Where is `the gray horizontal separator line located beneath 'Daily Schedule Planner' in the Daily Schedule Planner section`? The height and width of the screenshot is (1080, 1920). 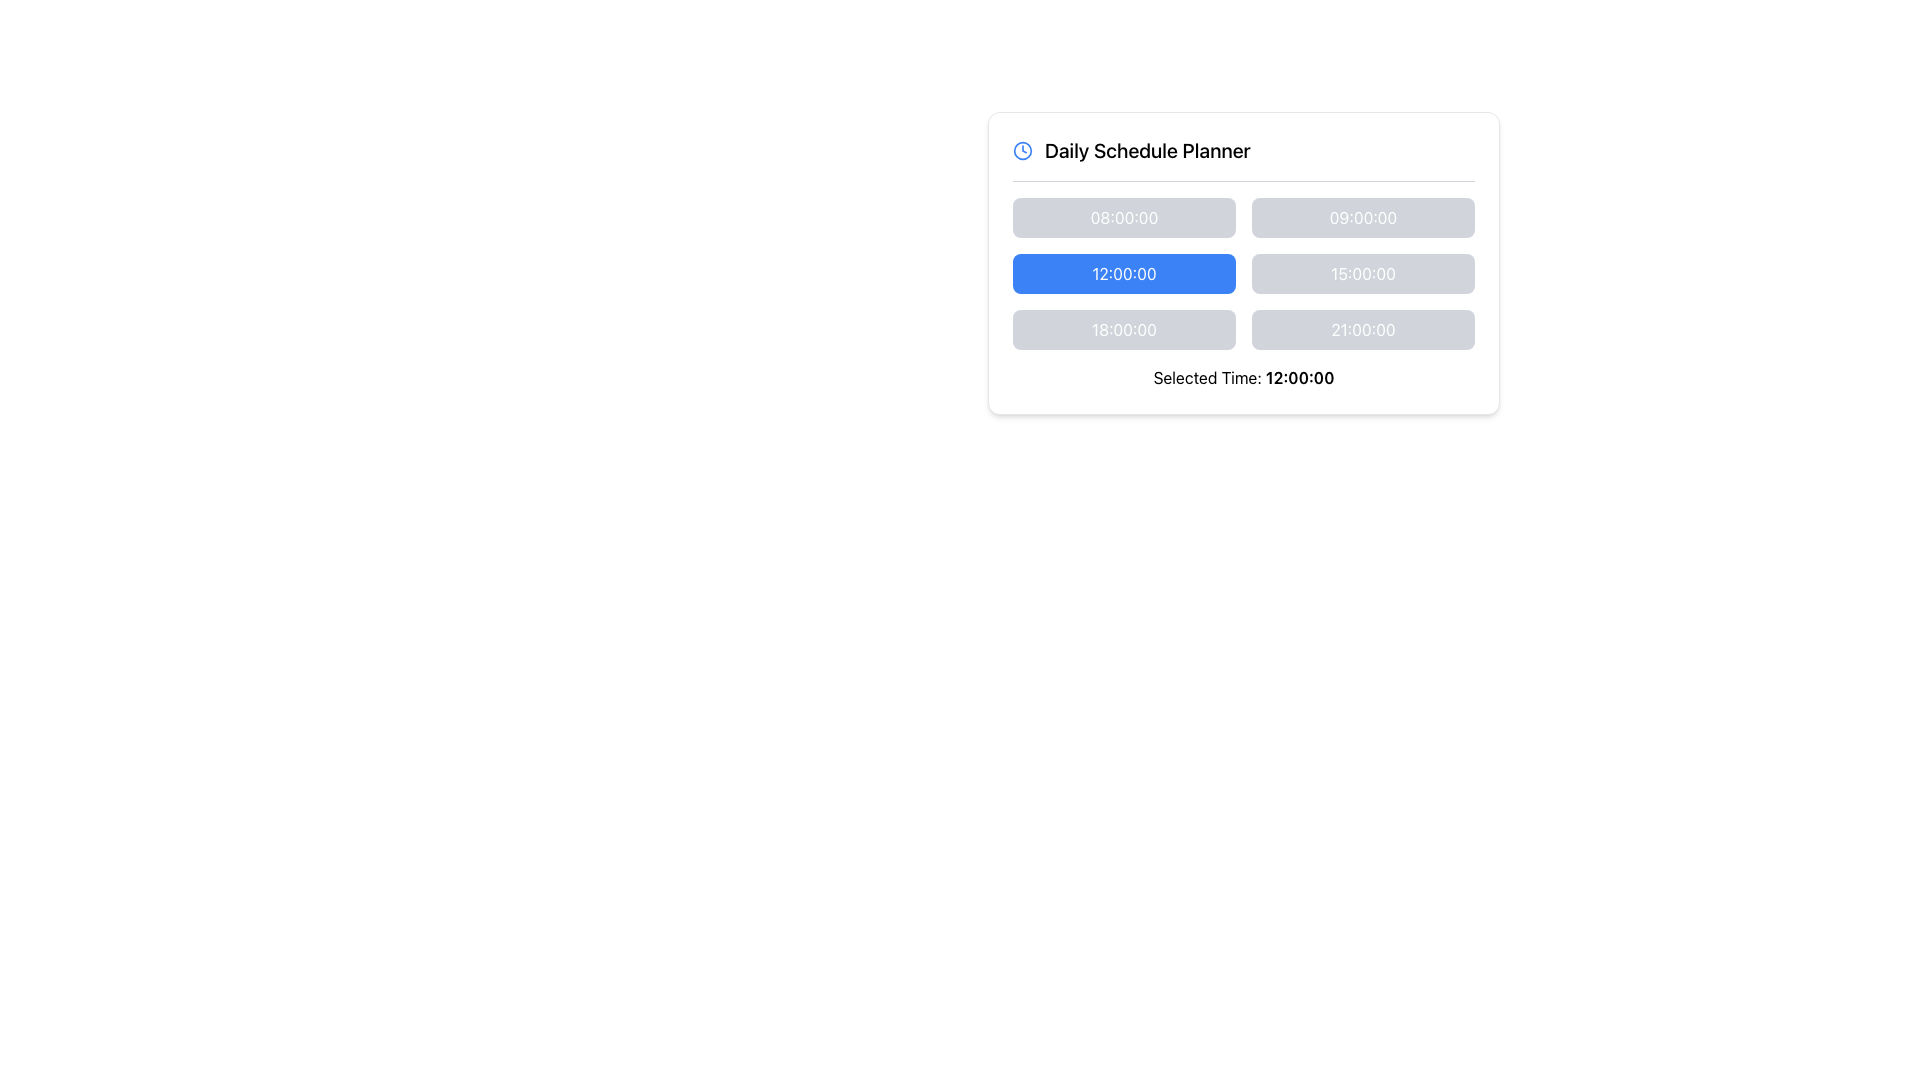
the gray horizontal separator line located beneath 'Daily Schedule Planner' in the Daily Schedule Planner section is located at coordinates (1242, 181).